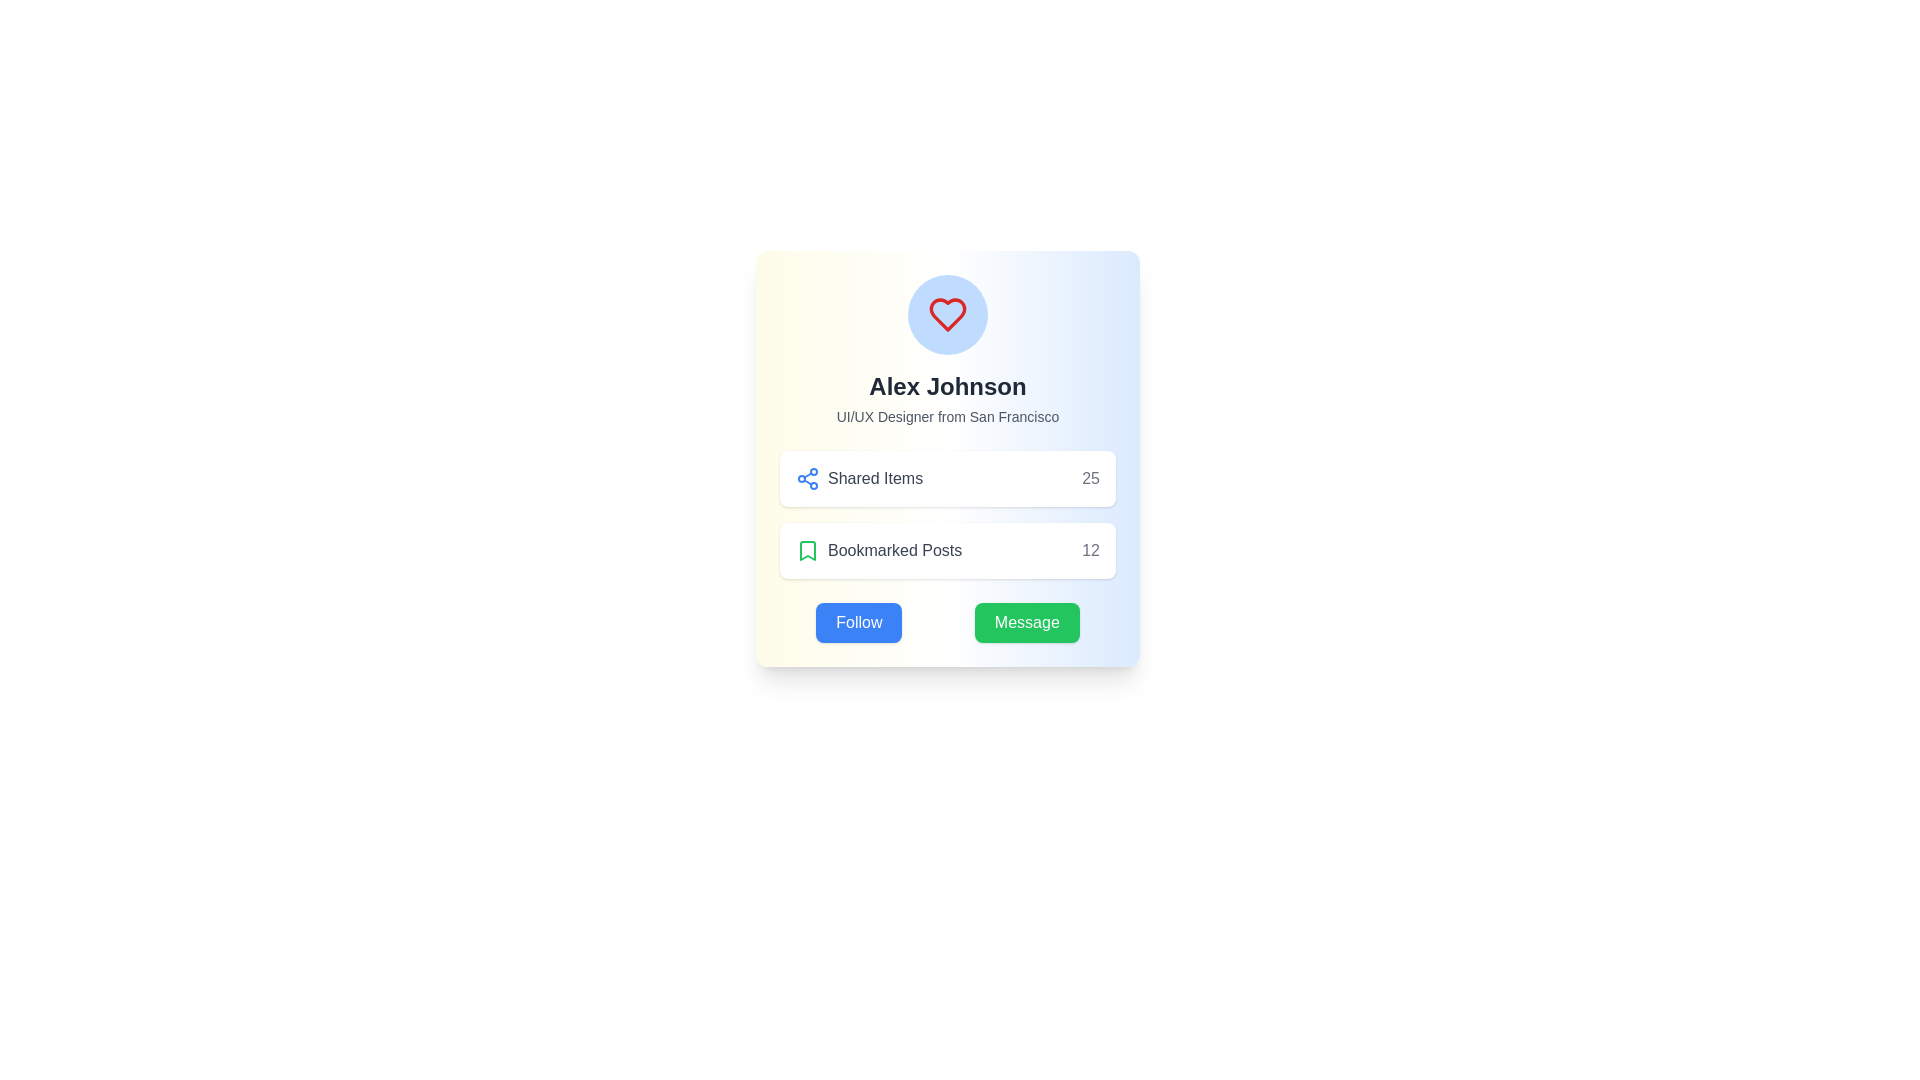  Describe the element at coordinates (807, 551) in the screenshot. I see `the bookmark icon located to the left of the 'Bookmarked Posts' text label, which visually represents bookmarked content` at that location.